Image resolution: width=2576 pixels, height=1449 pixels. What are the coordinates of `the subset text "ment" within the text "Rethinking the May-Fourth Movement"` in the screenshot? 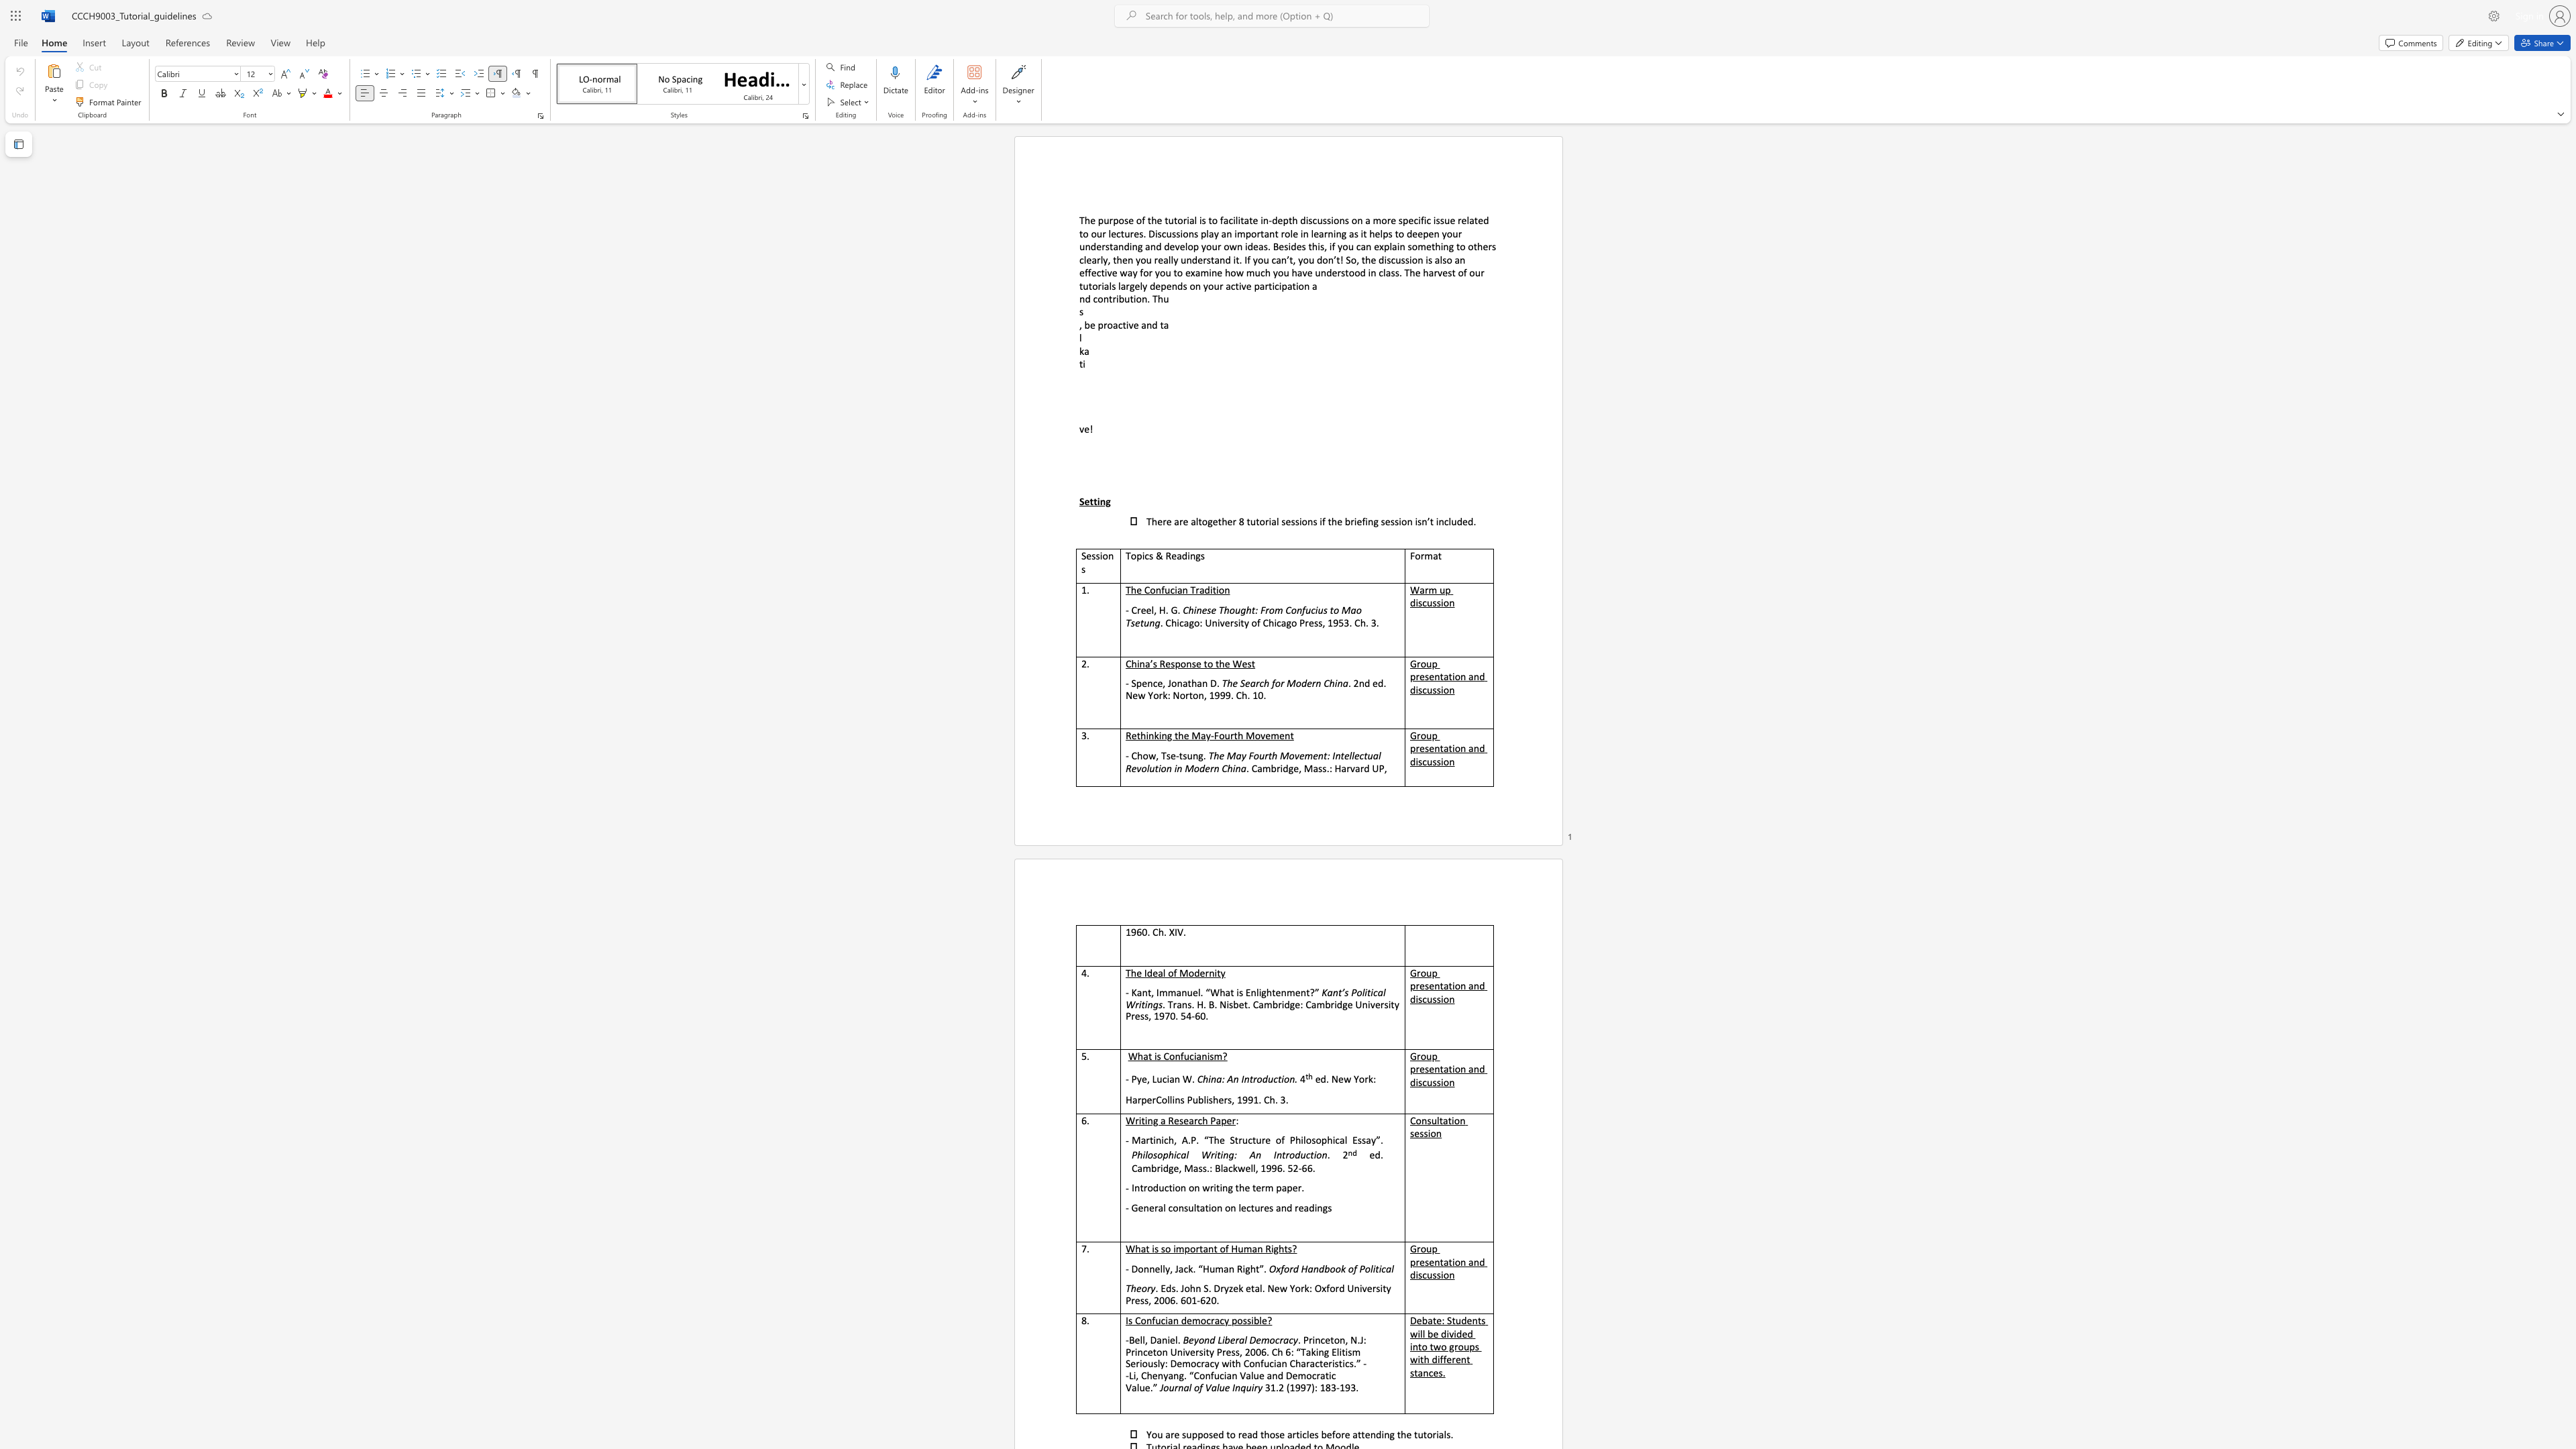 It's located at (1269, 734).